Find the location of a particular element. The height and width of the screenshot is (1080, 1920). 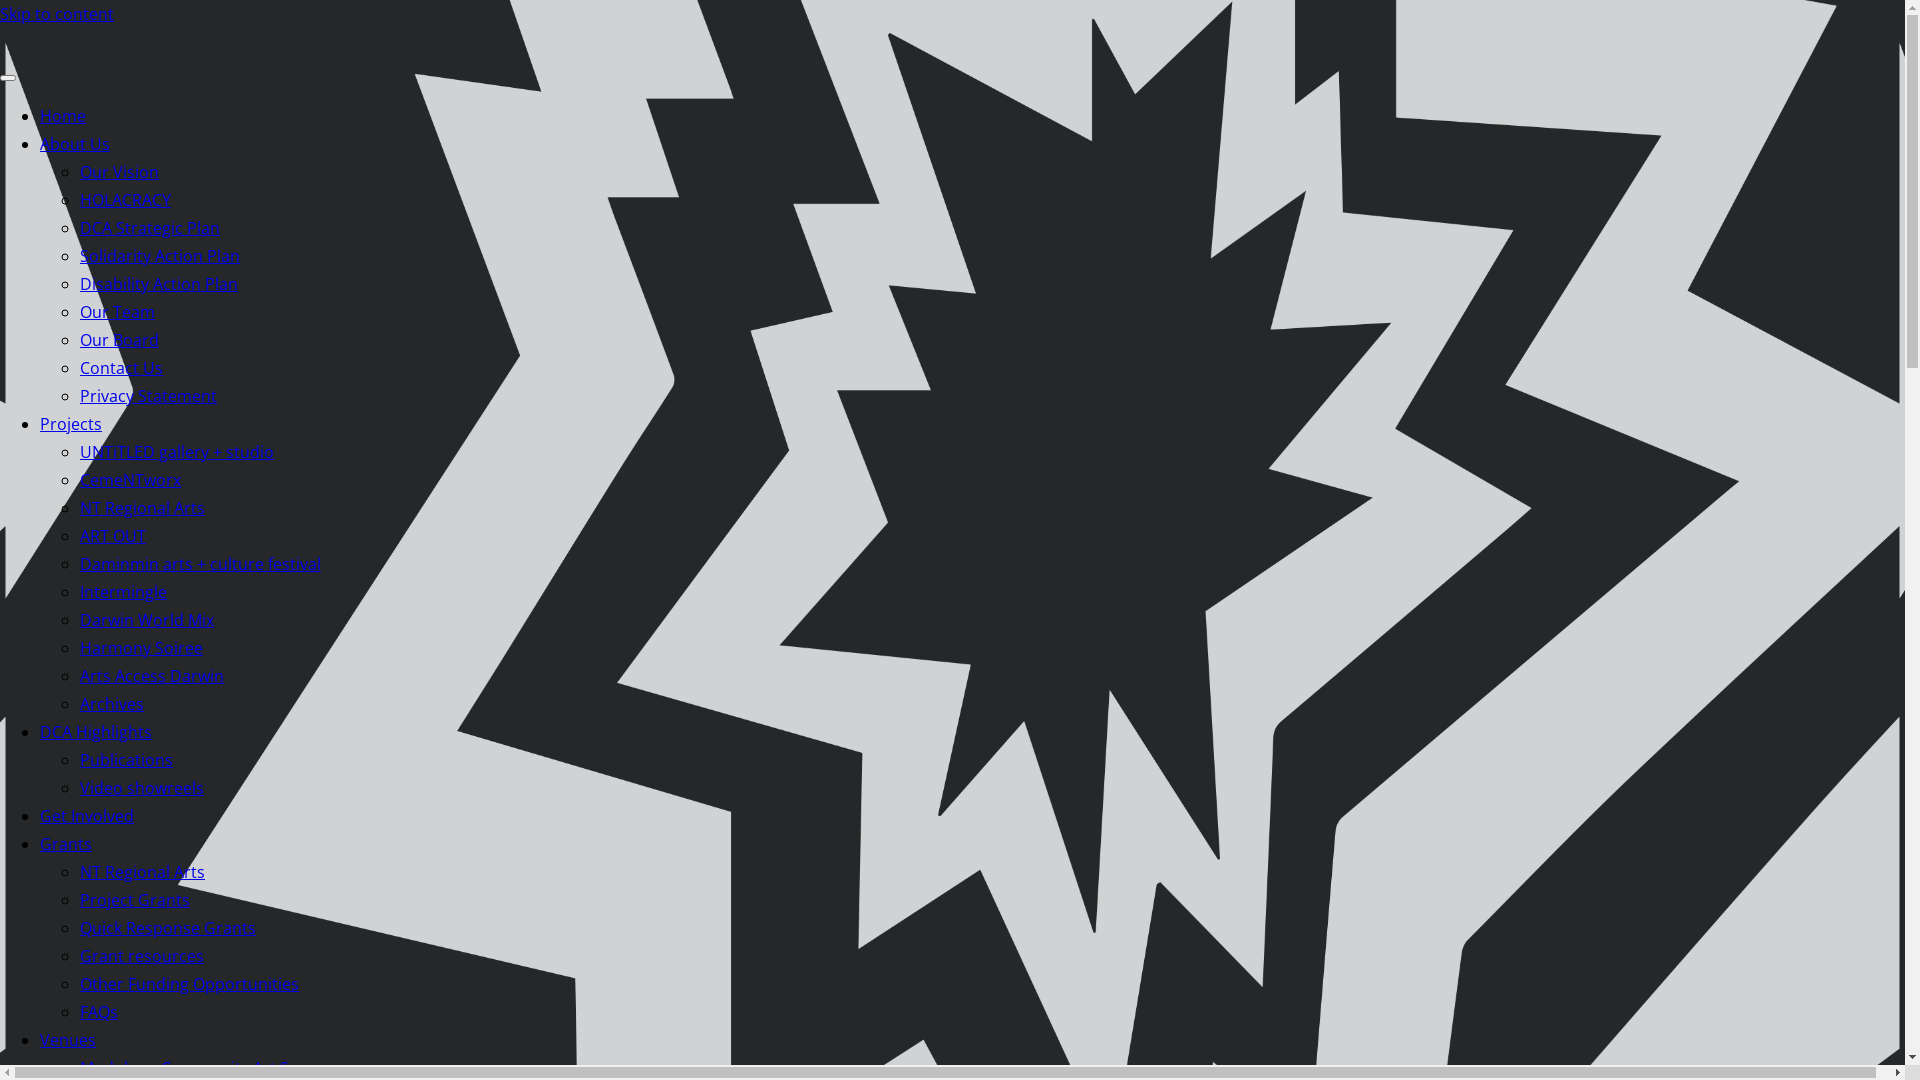

'Privacy Statement' is located at coordinates (147, 396).